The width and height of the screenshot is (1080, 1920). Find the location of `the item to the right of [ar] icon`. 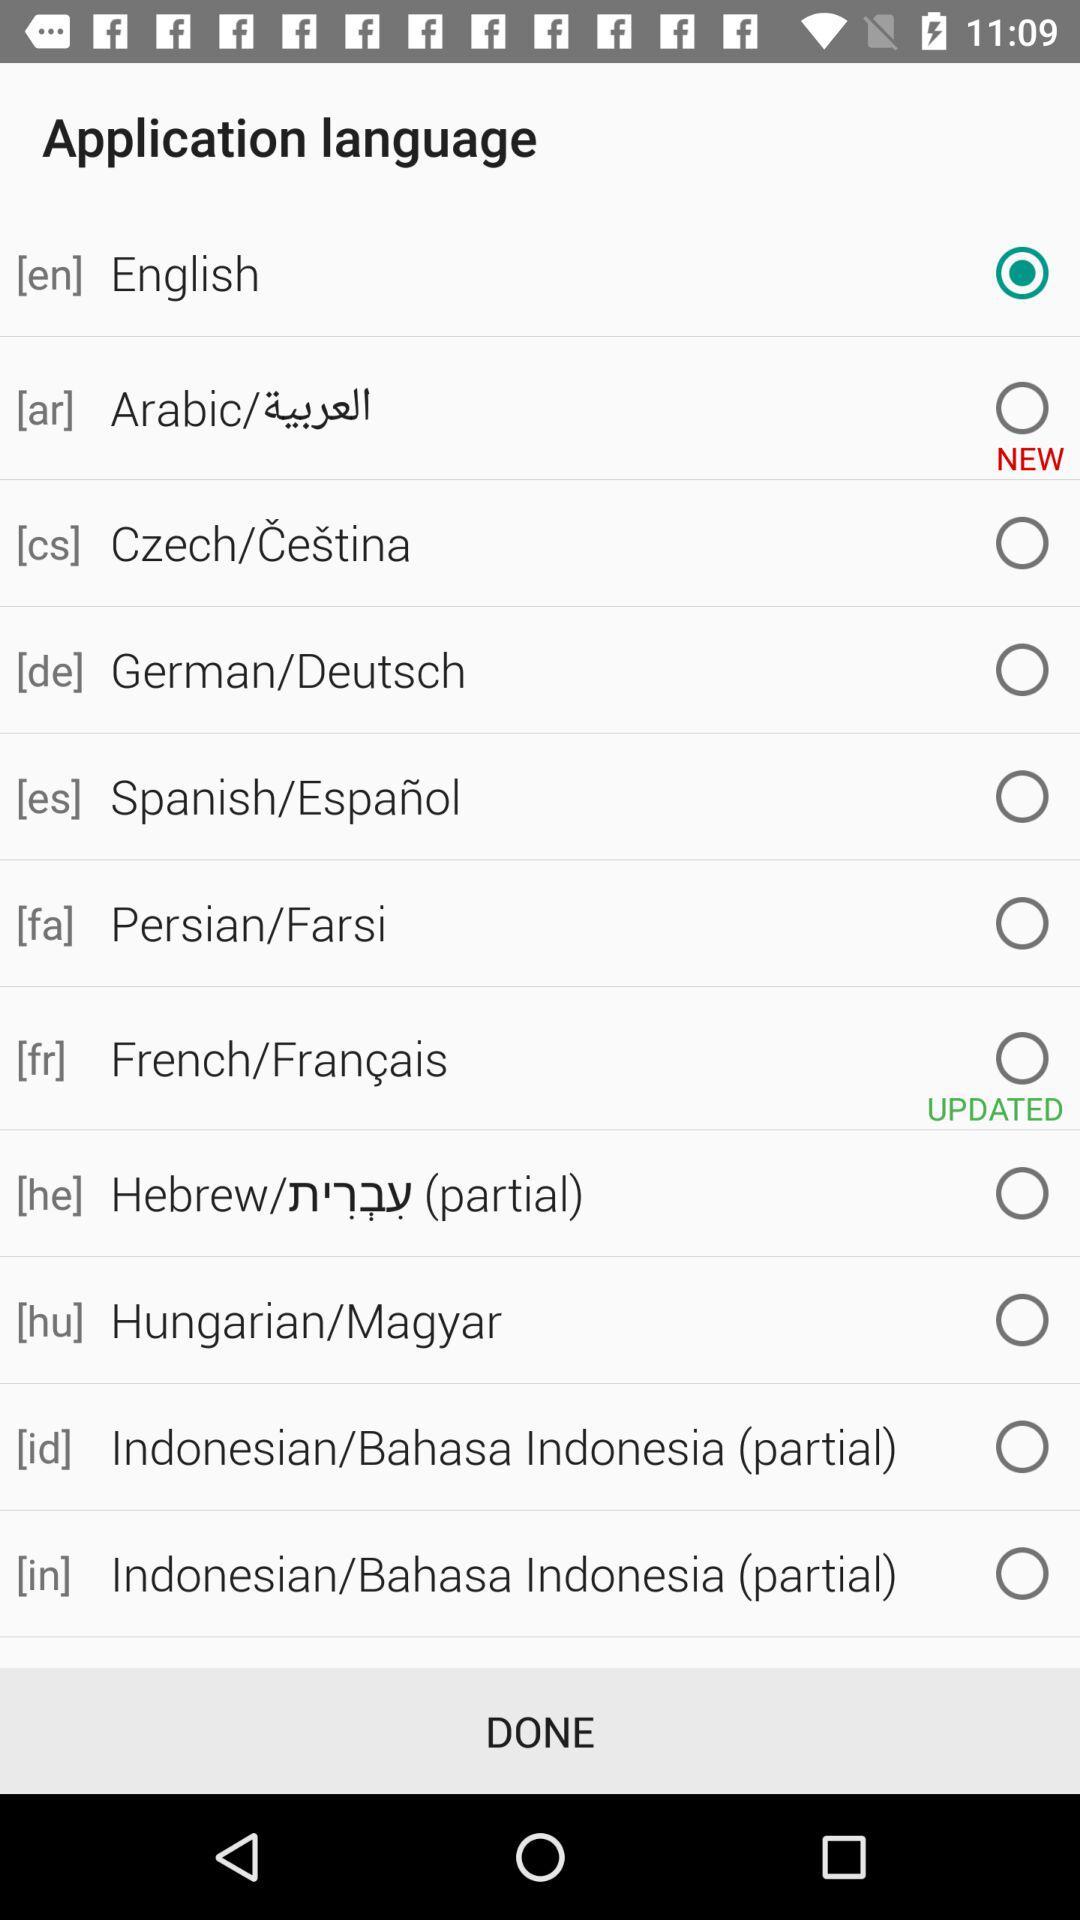

the item to the right of [ar] icon is located at coordinates (586, 407).